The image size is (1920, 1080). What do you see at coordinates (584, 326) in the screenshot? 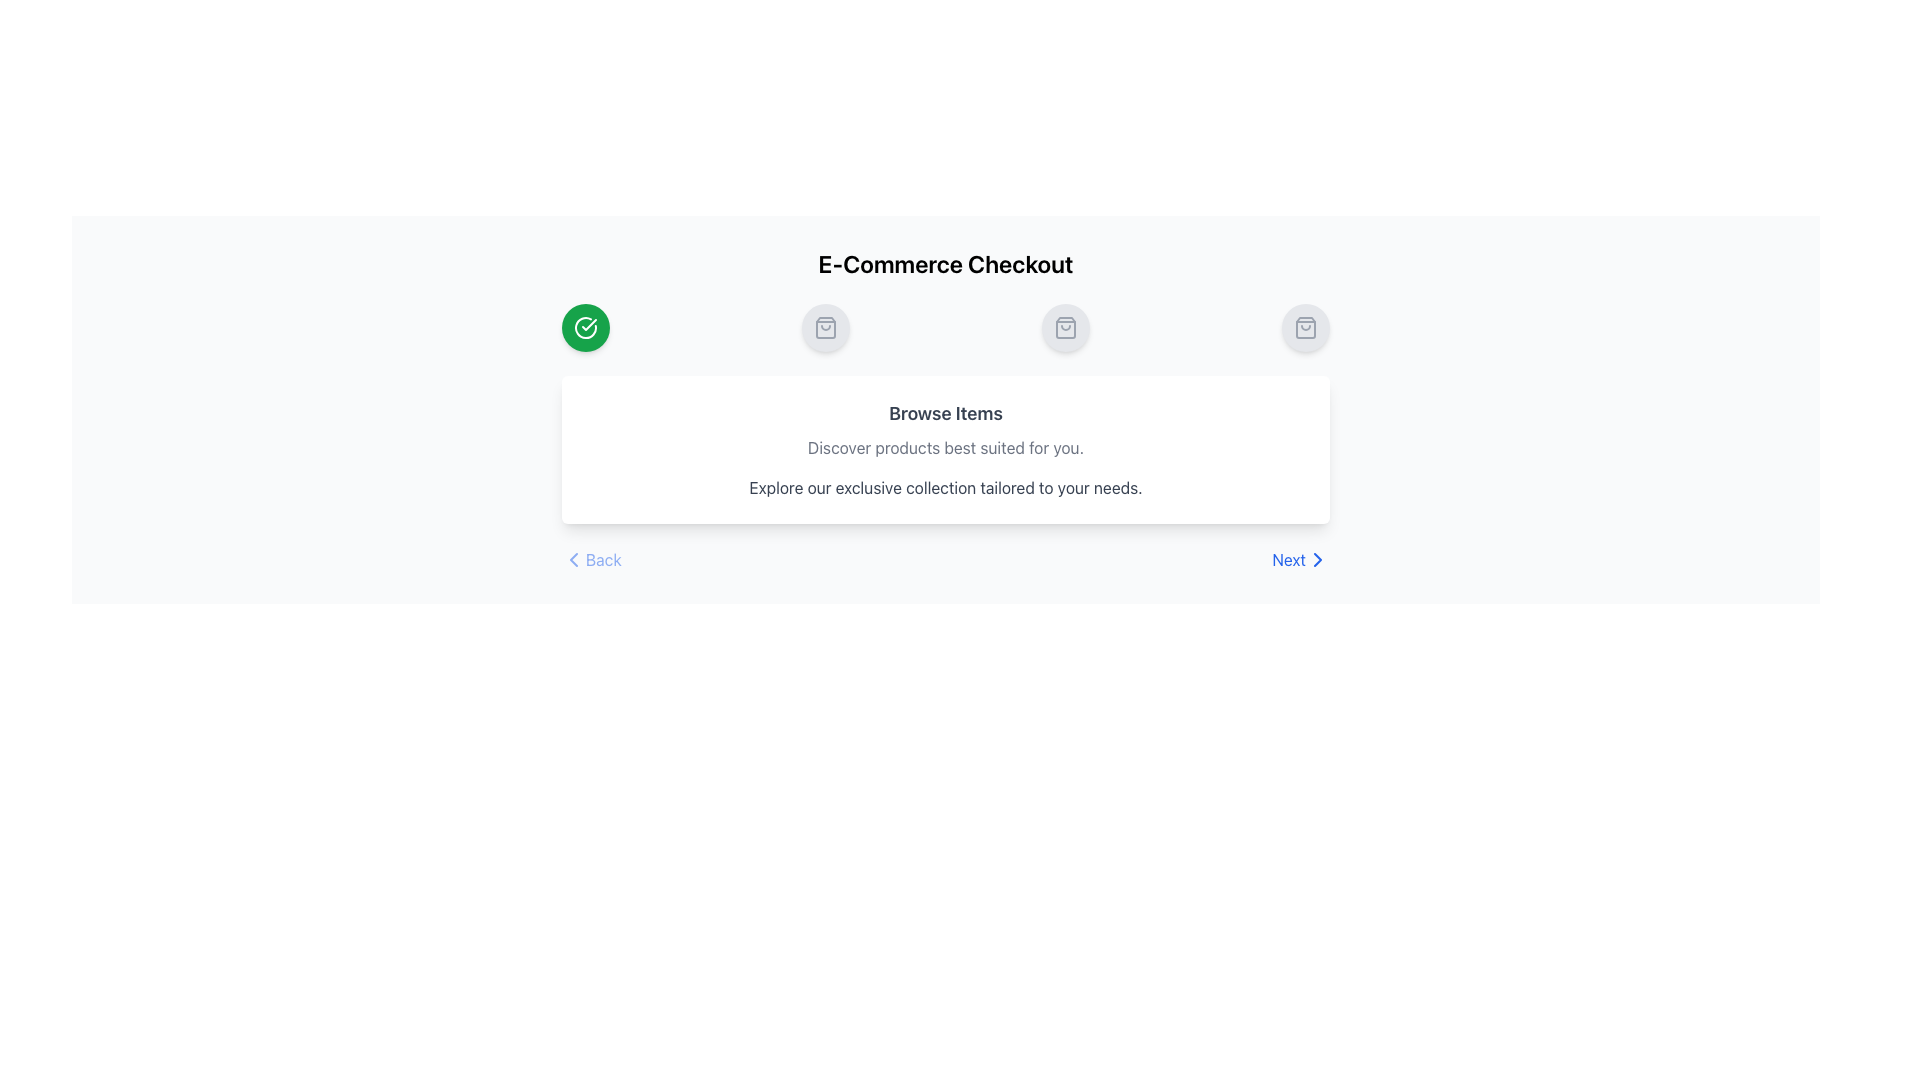
I see `the green circular confirmation icon located to the left of the step indicators` at bounding box center [584, 326].